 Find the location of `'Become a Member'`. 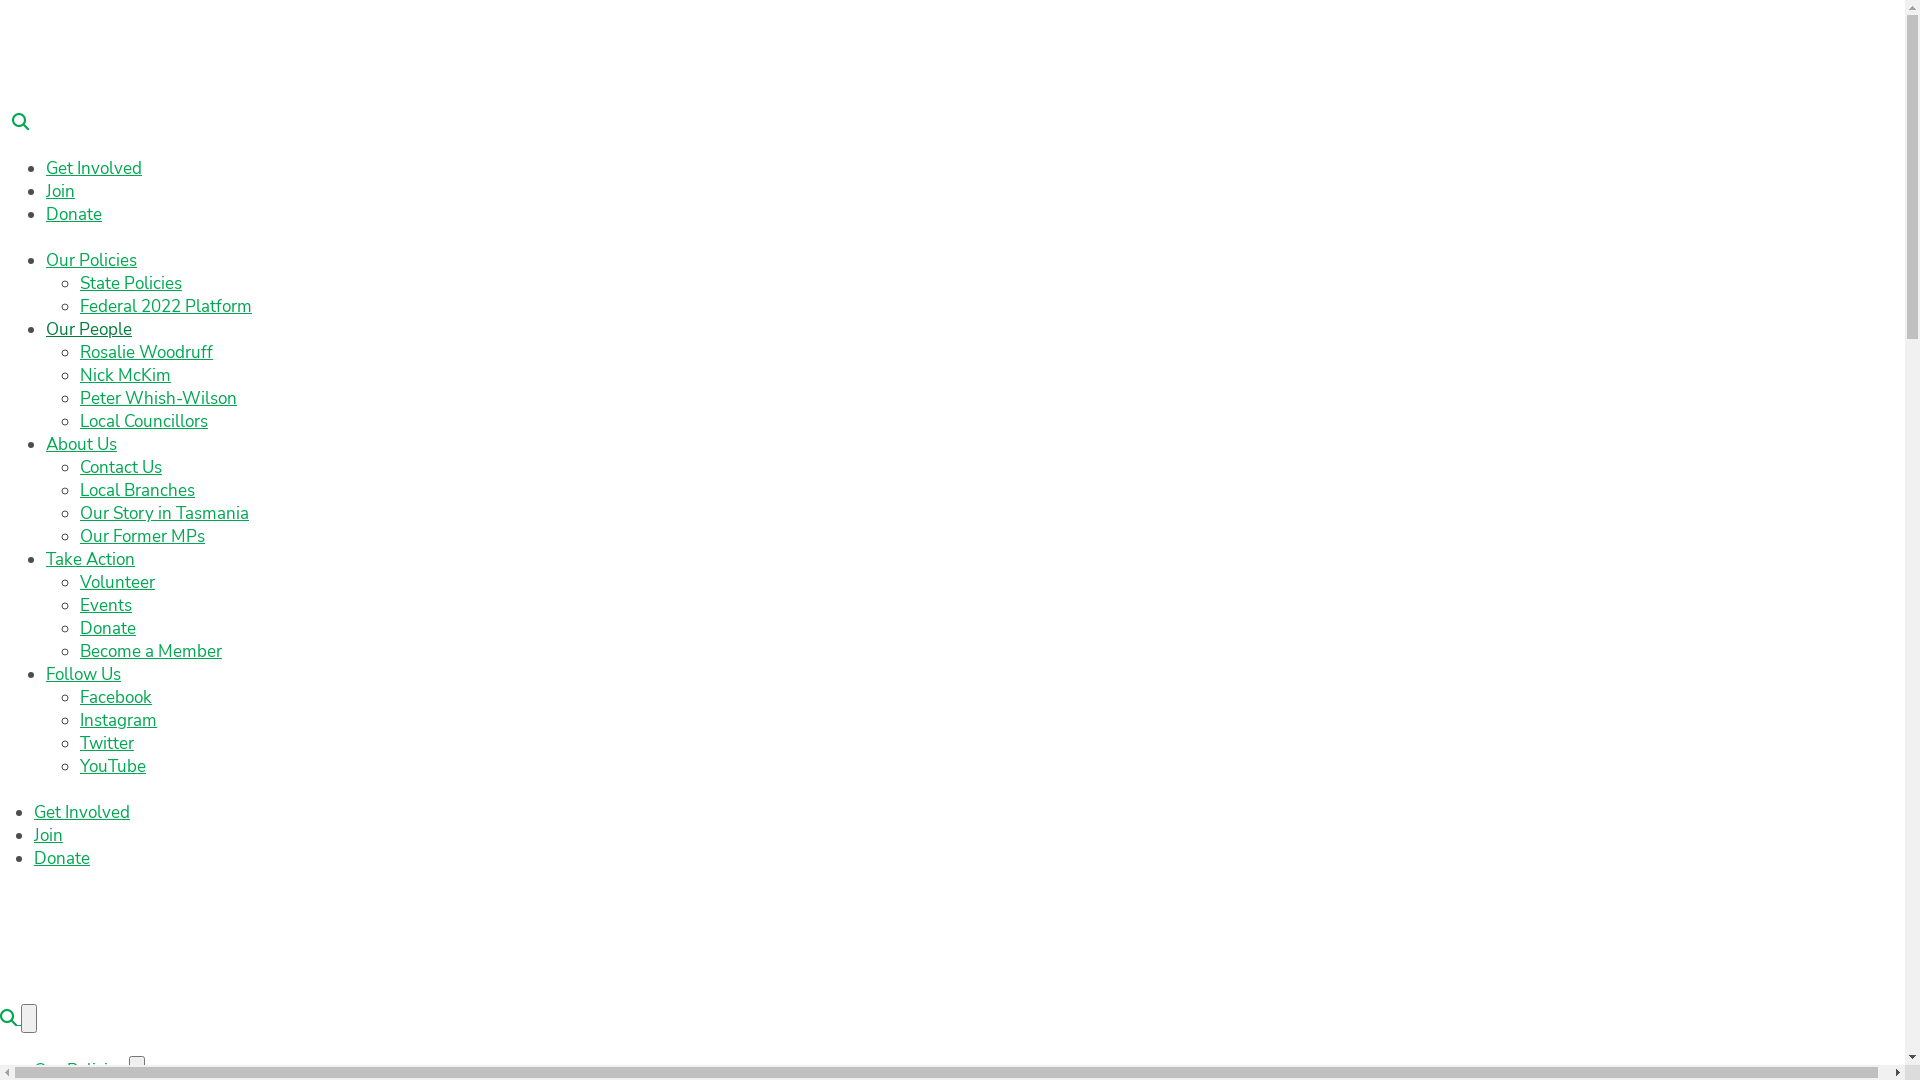

'Become a Member' is located at coordinates (149, 651).